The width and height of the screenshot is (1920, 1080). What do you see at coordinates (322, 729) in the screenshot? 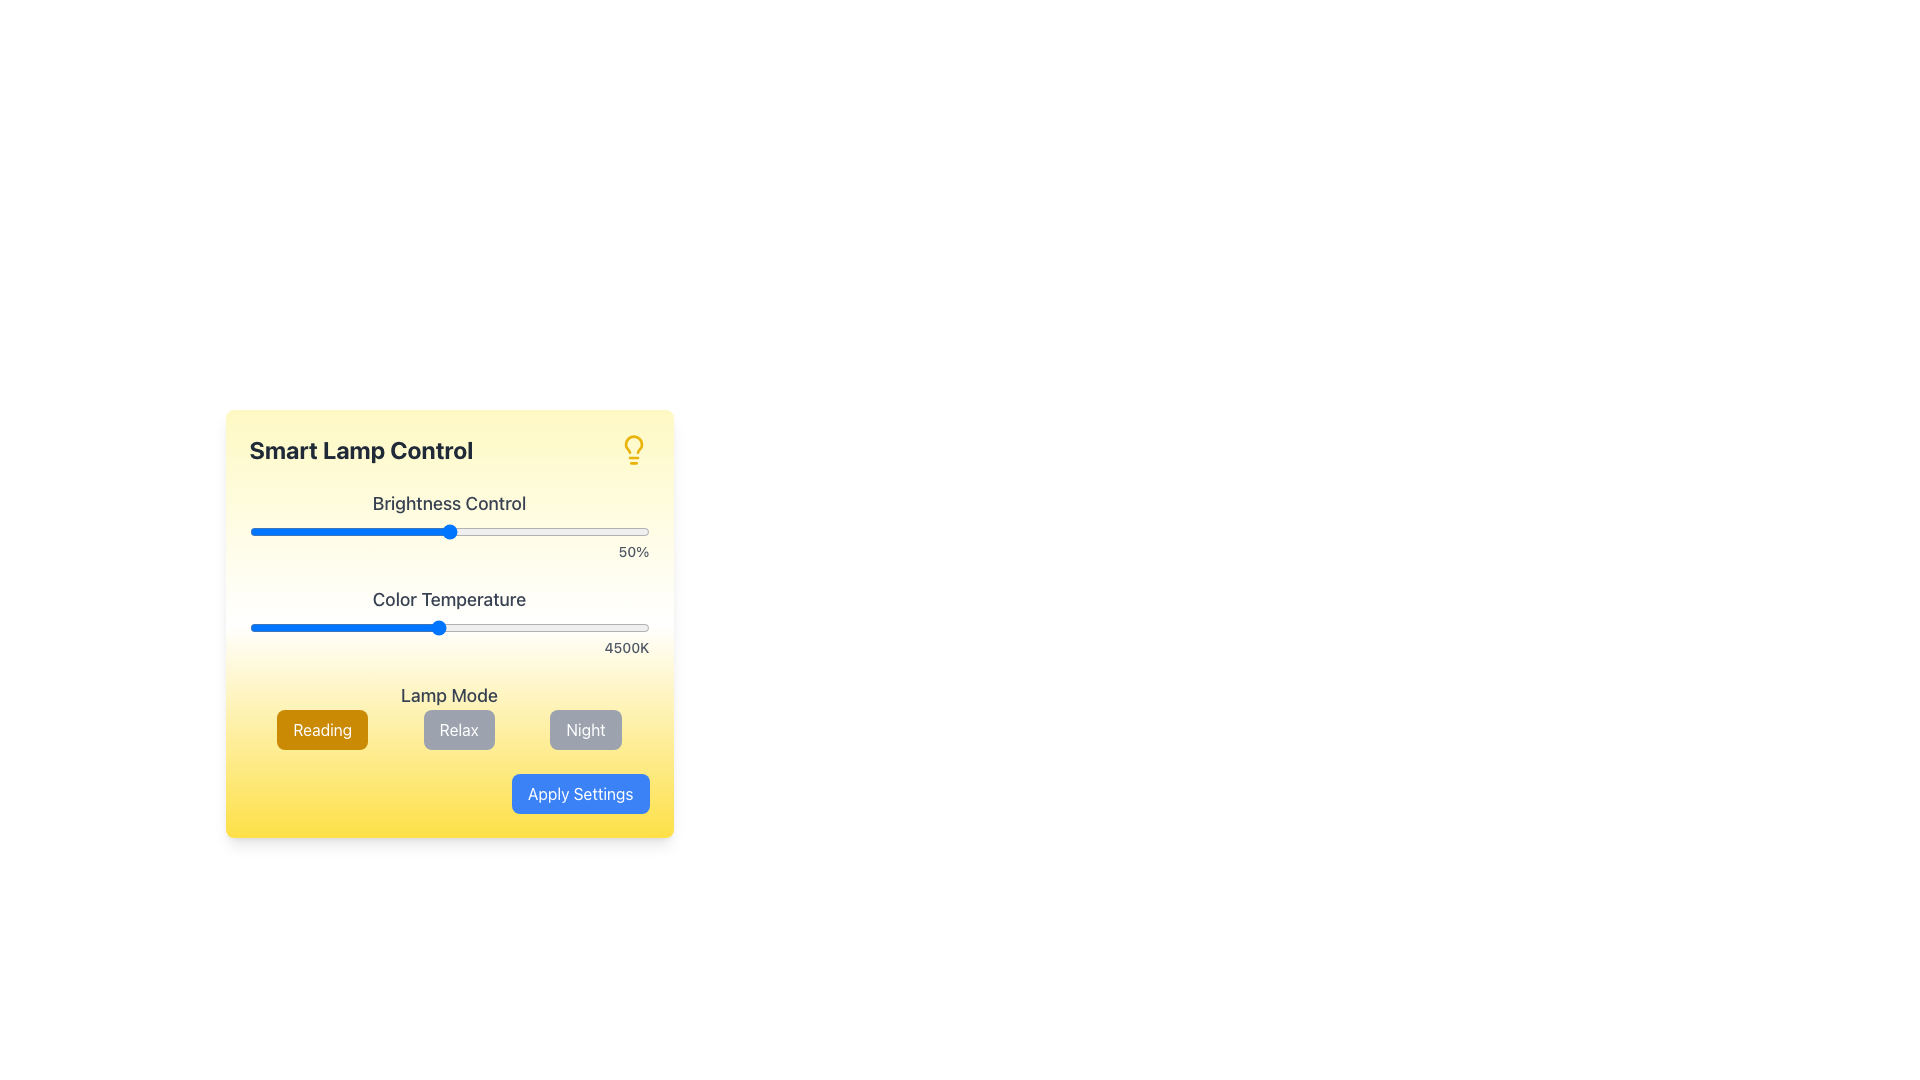
I see `the 'Reading' button, which is a rectangular button with rounded corners, featuring white text on a yellow-orange background, located at the bottom of the 'Lamp Mode' section` at bounding box center [322, 729].